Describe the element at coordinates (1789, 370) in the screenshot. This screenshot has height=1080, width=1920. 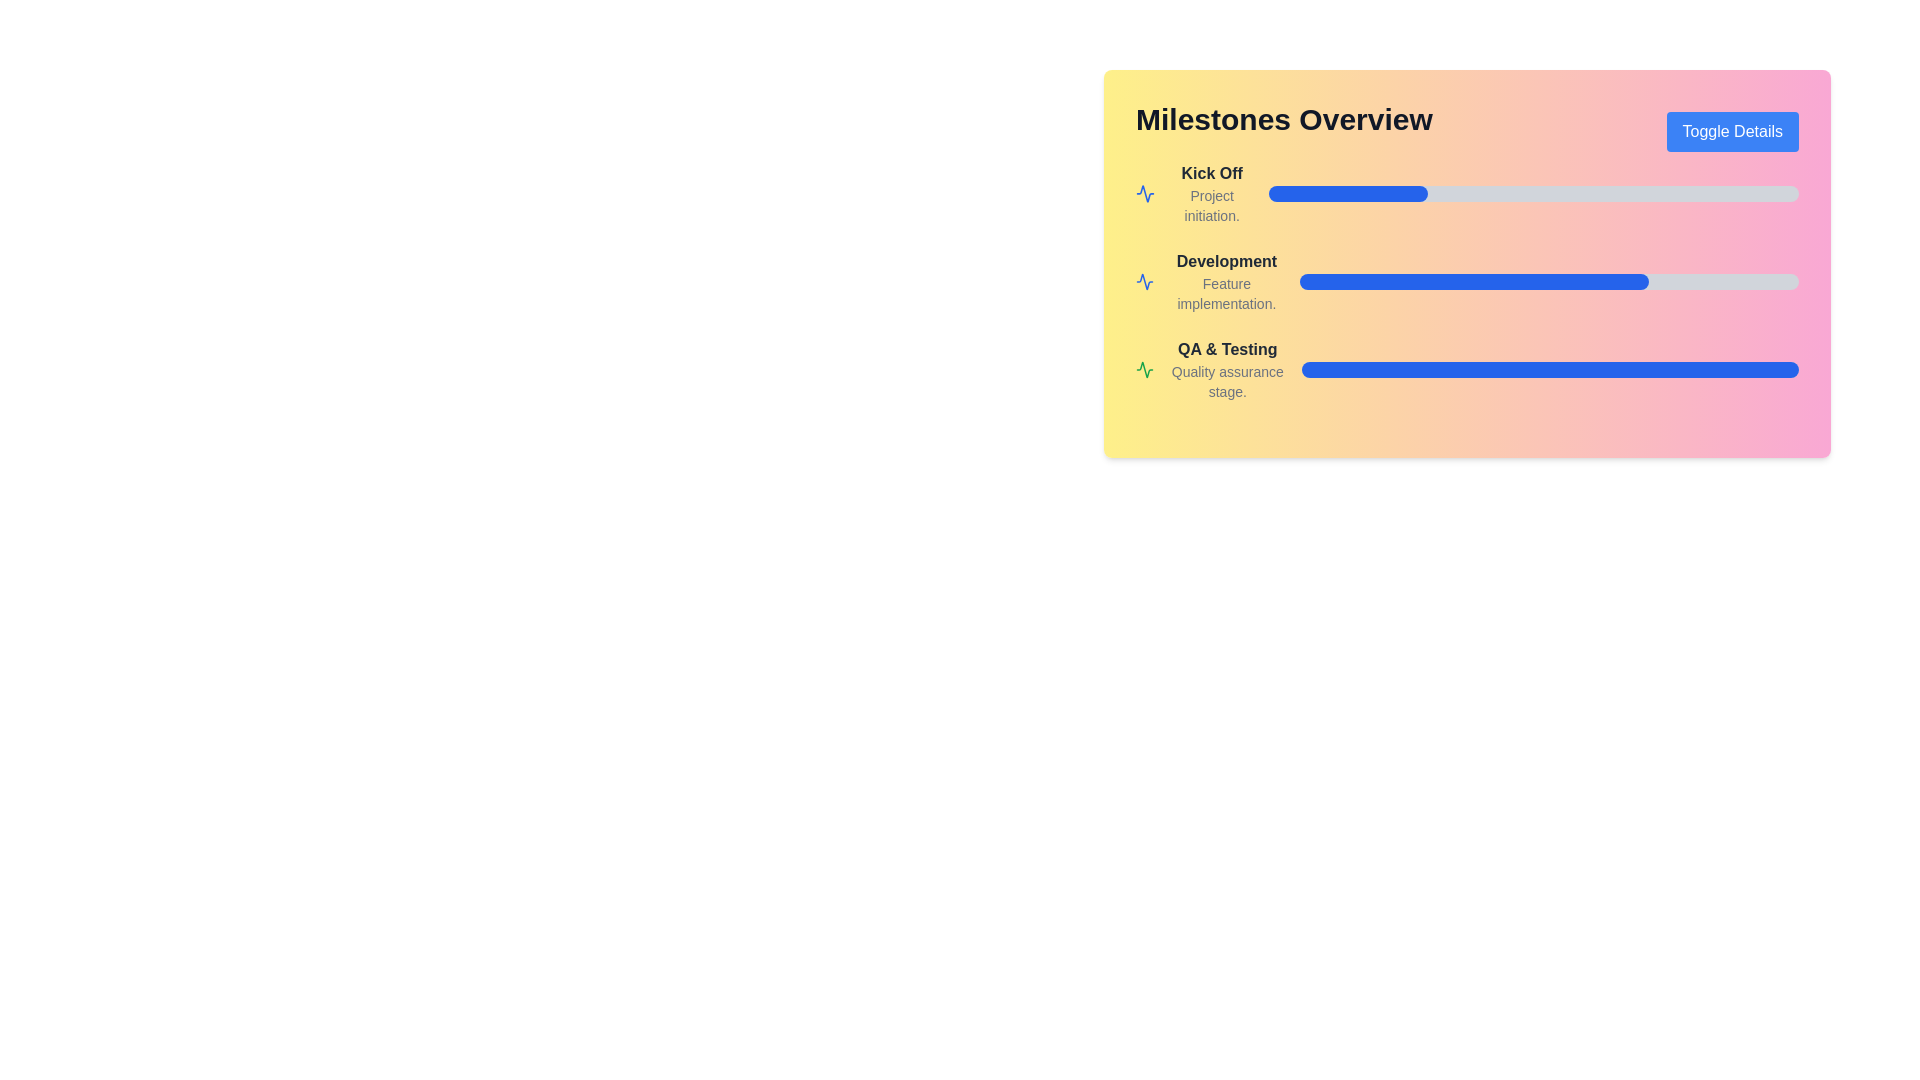
I see `the progress bar value` at that location.